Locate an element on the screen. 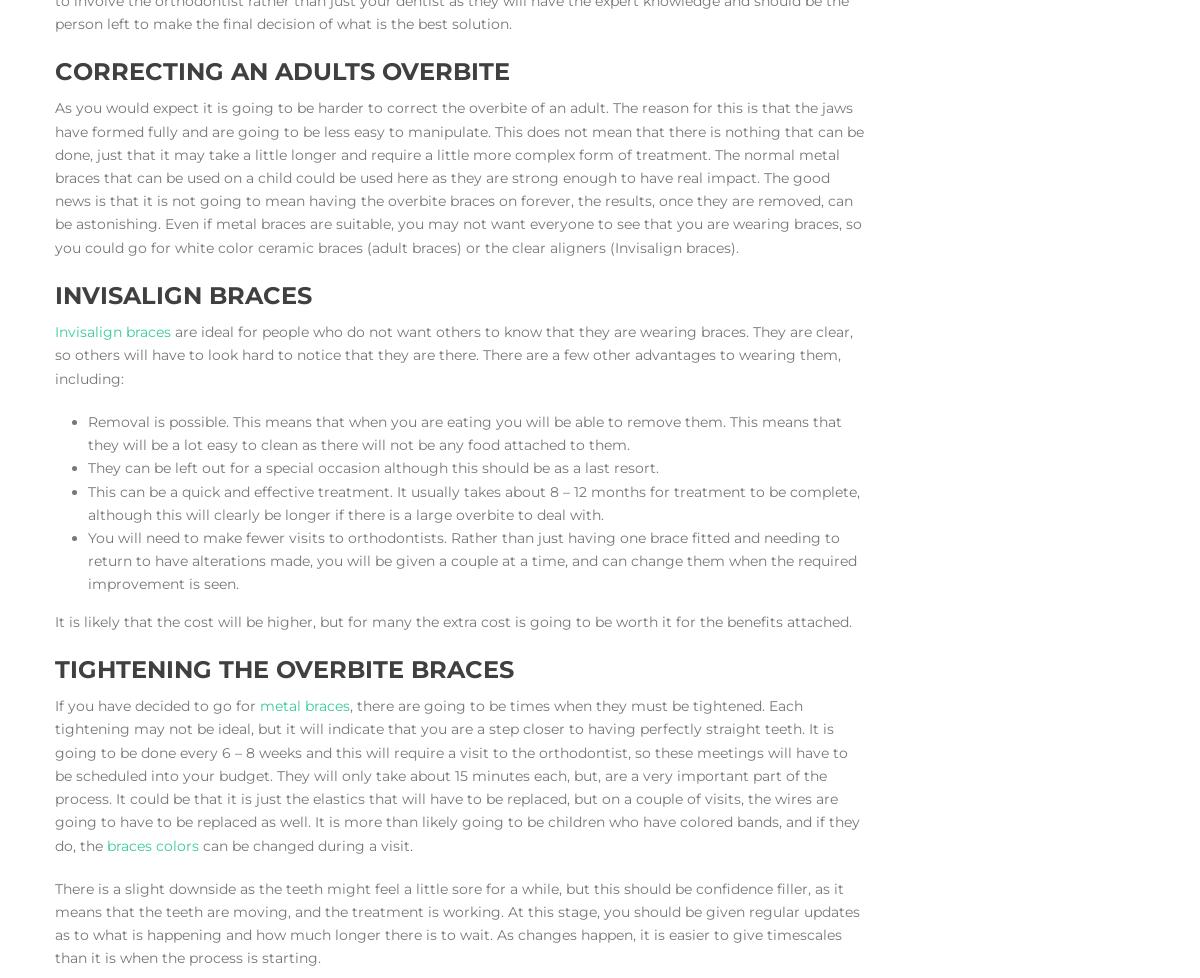  'There is a slight downside as the teeth might feel a little sore for a while, but this should be confidence filler, as it means that the teeth are moving, and the treatment is working. At this stage, you should be given regular updates as to what is happening and how much longer there is to wait. As changes happen, it is easier to give timescales than it is when the process is starting.' is located at coordinates (456, 922).